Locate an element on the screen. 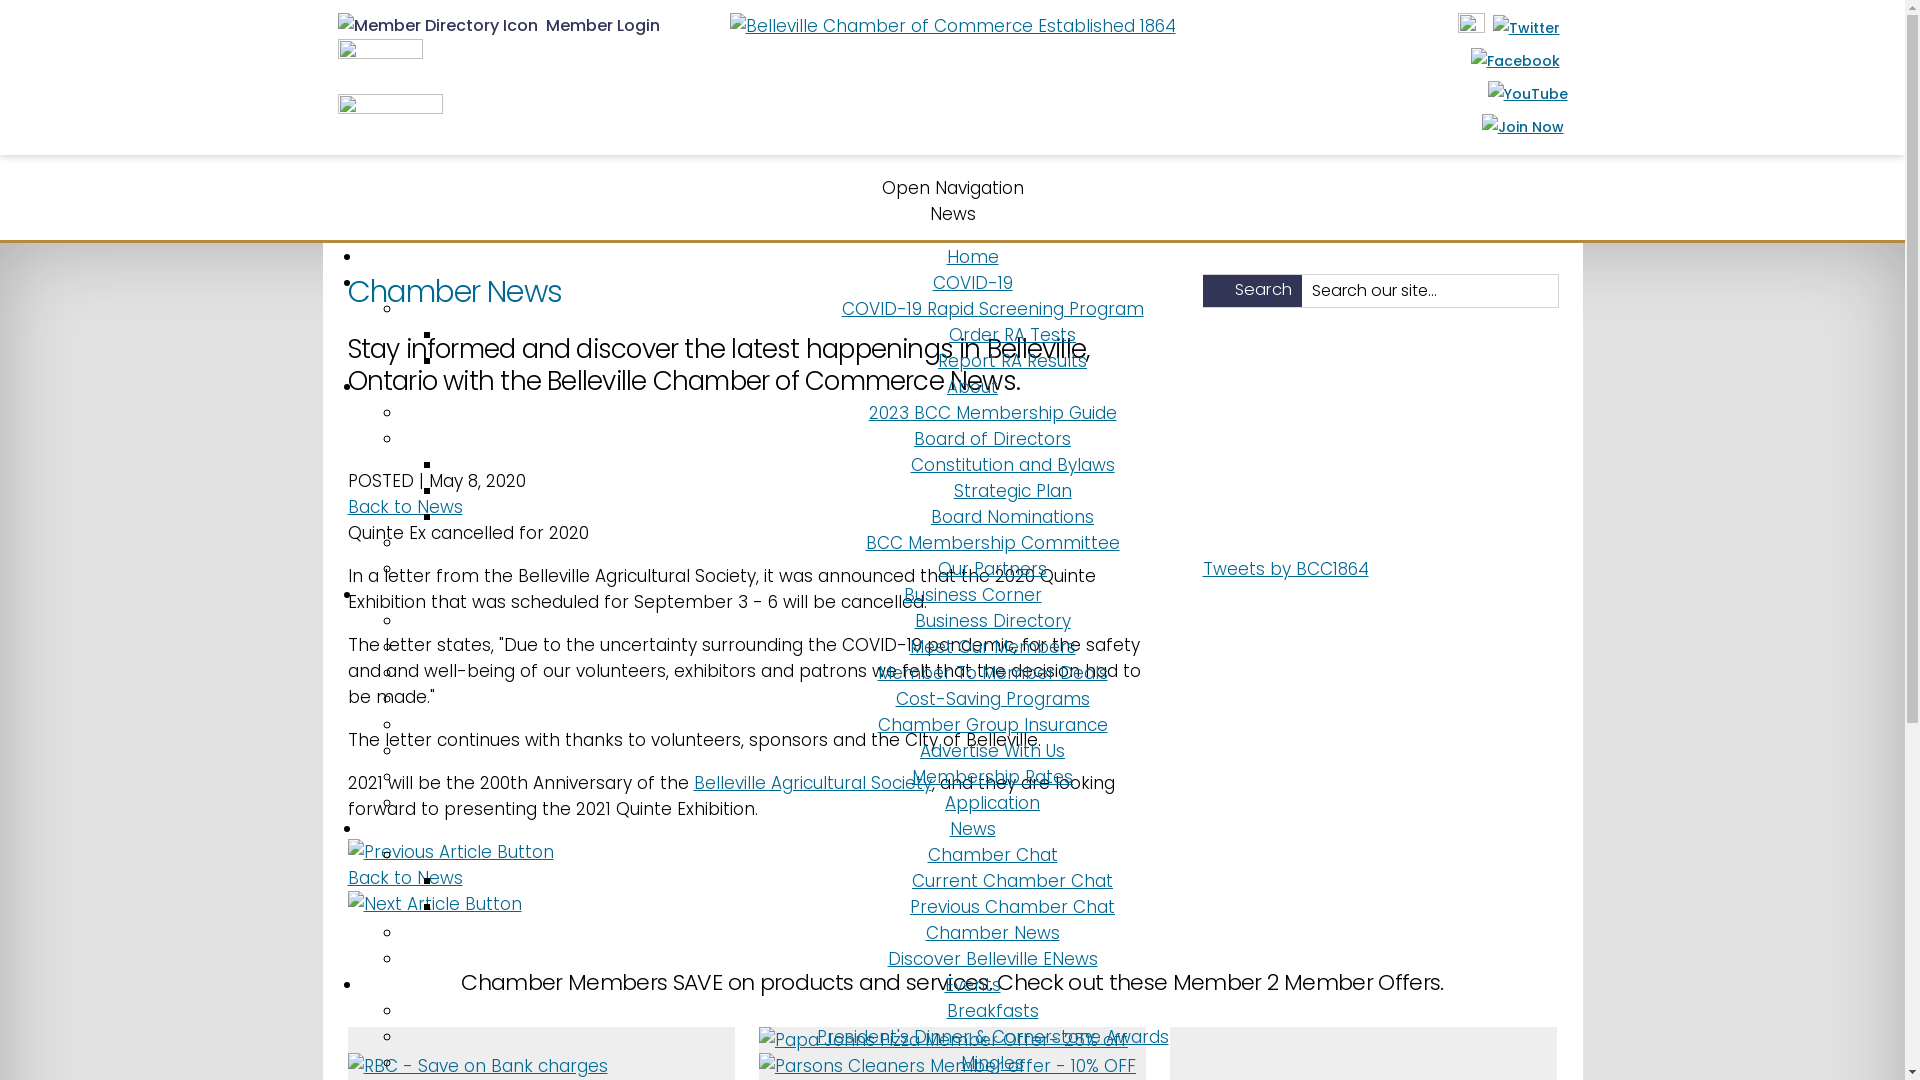 Image resolution: width=1920 pixels, height=1080 pixels. 'Membership Rates' is located at coordinates (911, 775).